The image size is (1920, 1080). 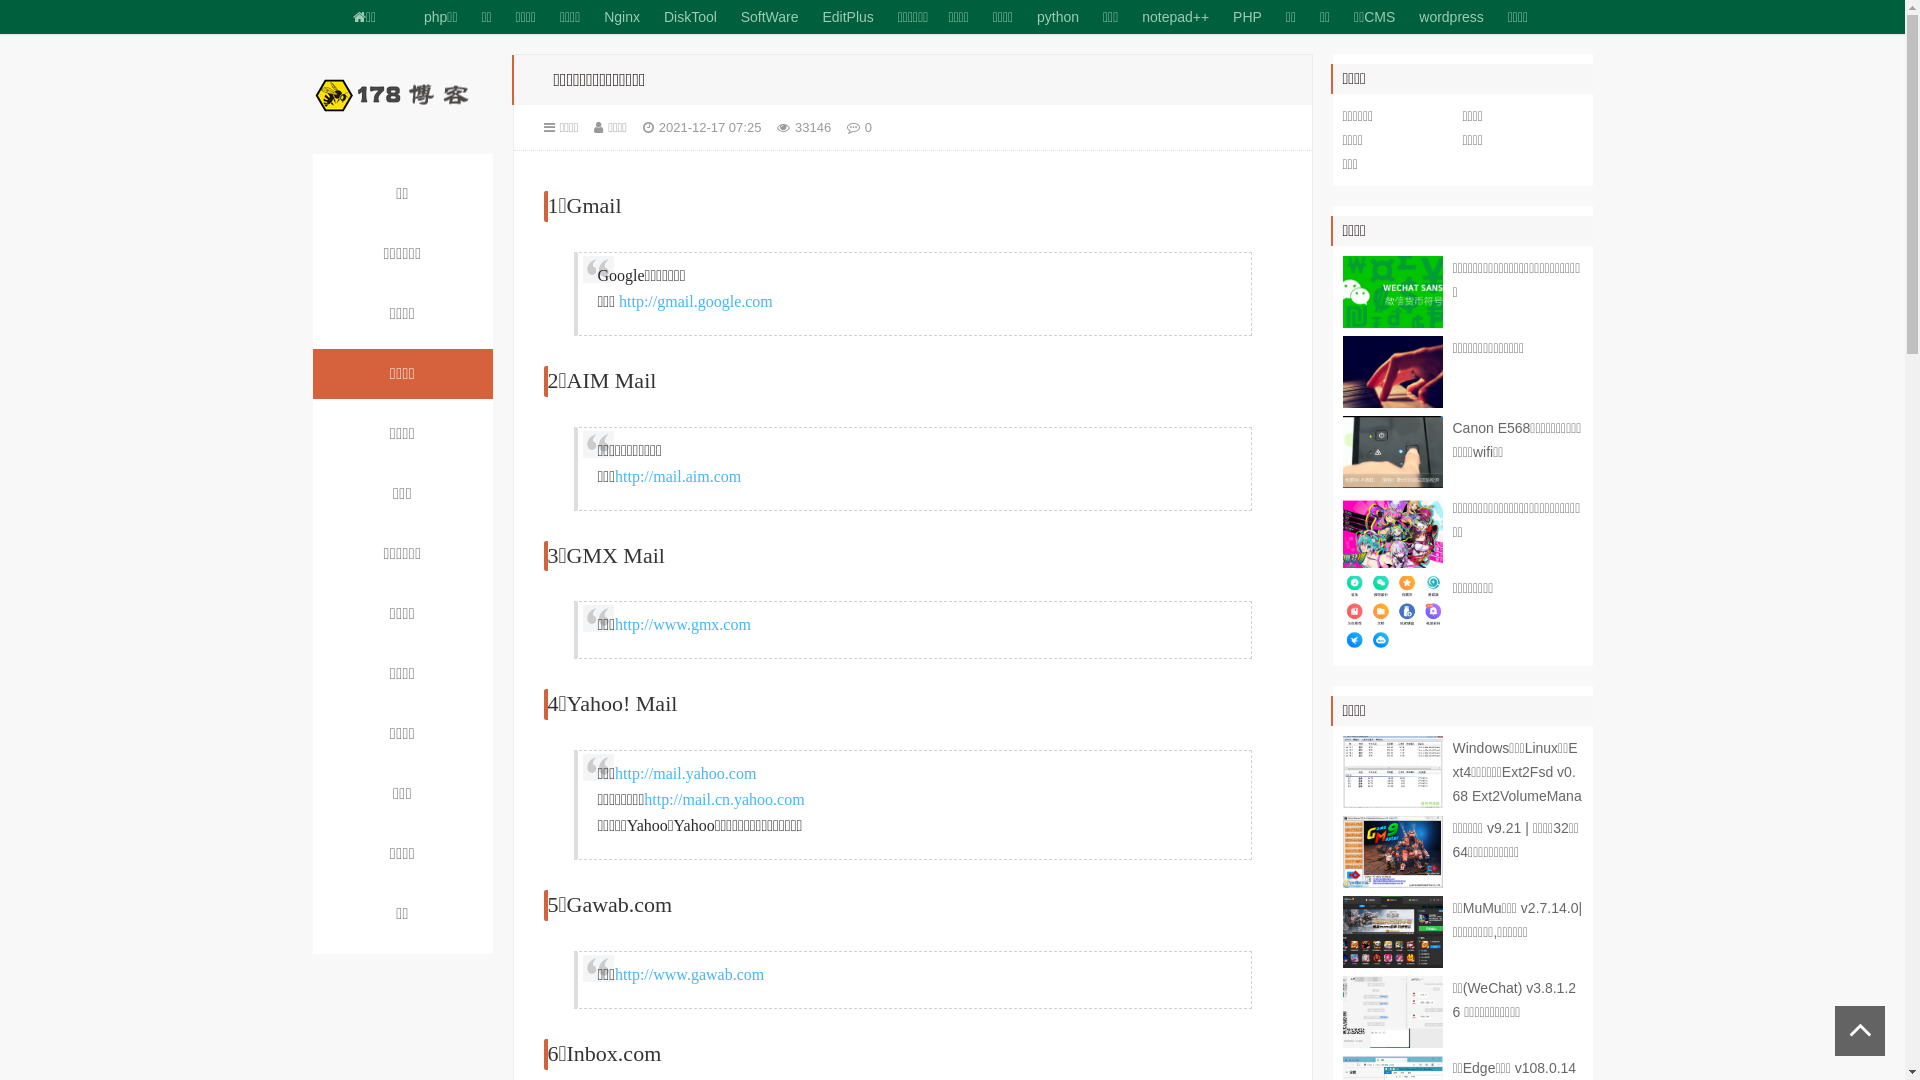 I want to click on 'notepad++', so click(x=1175, y=16).